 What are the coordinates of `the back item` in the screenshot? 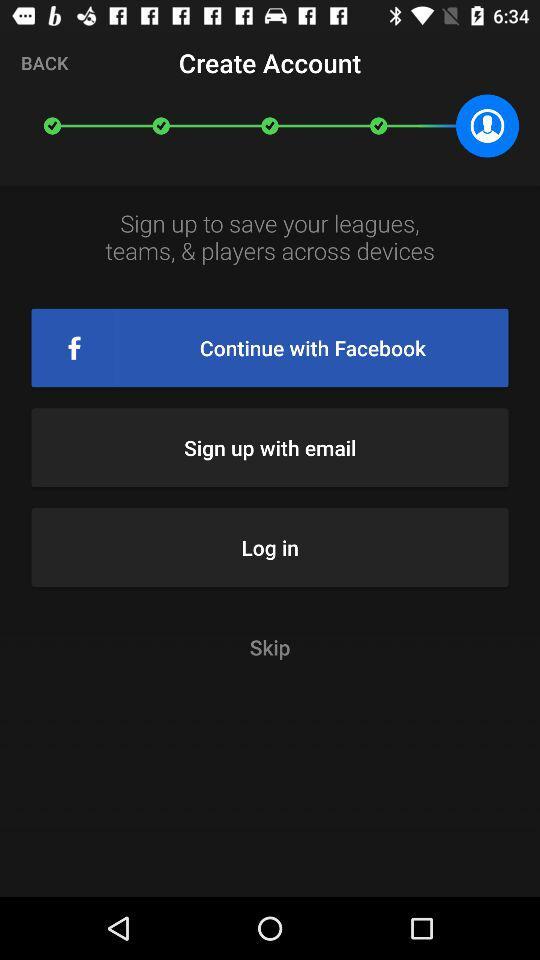 It's located at (44, 62).